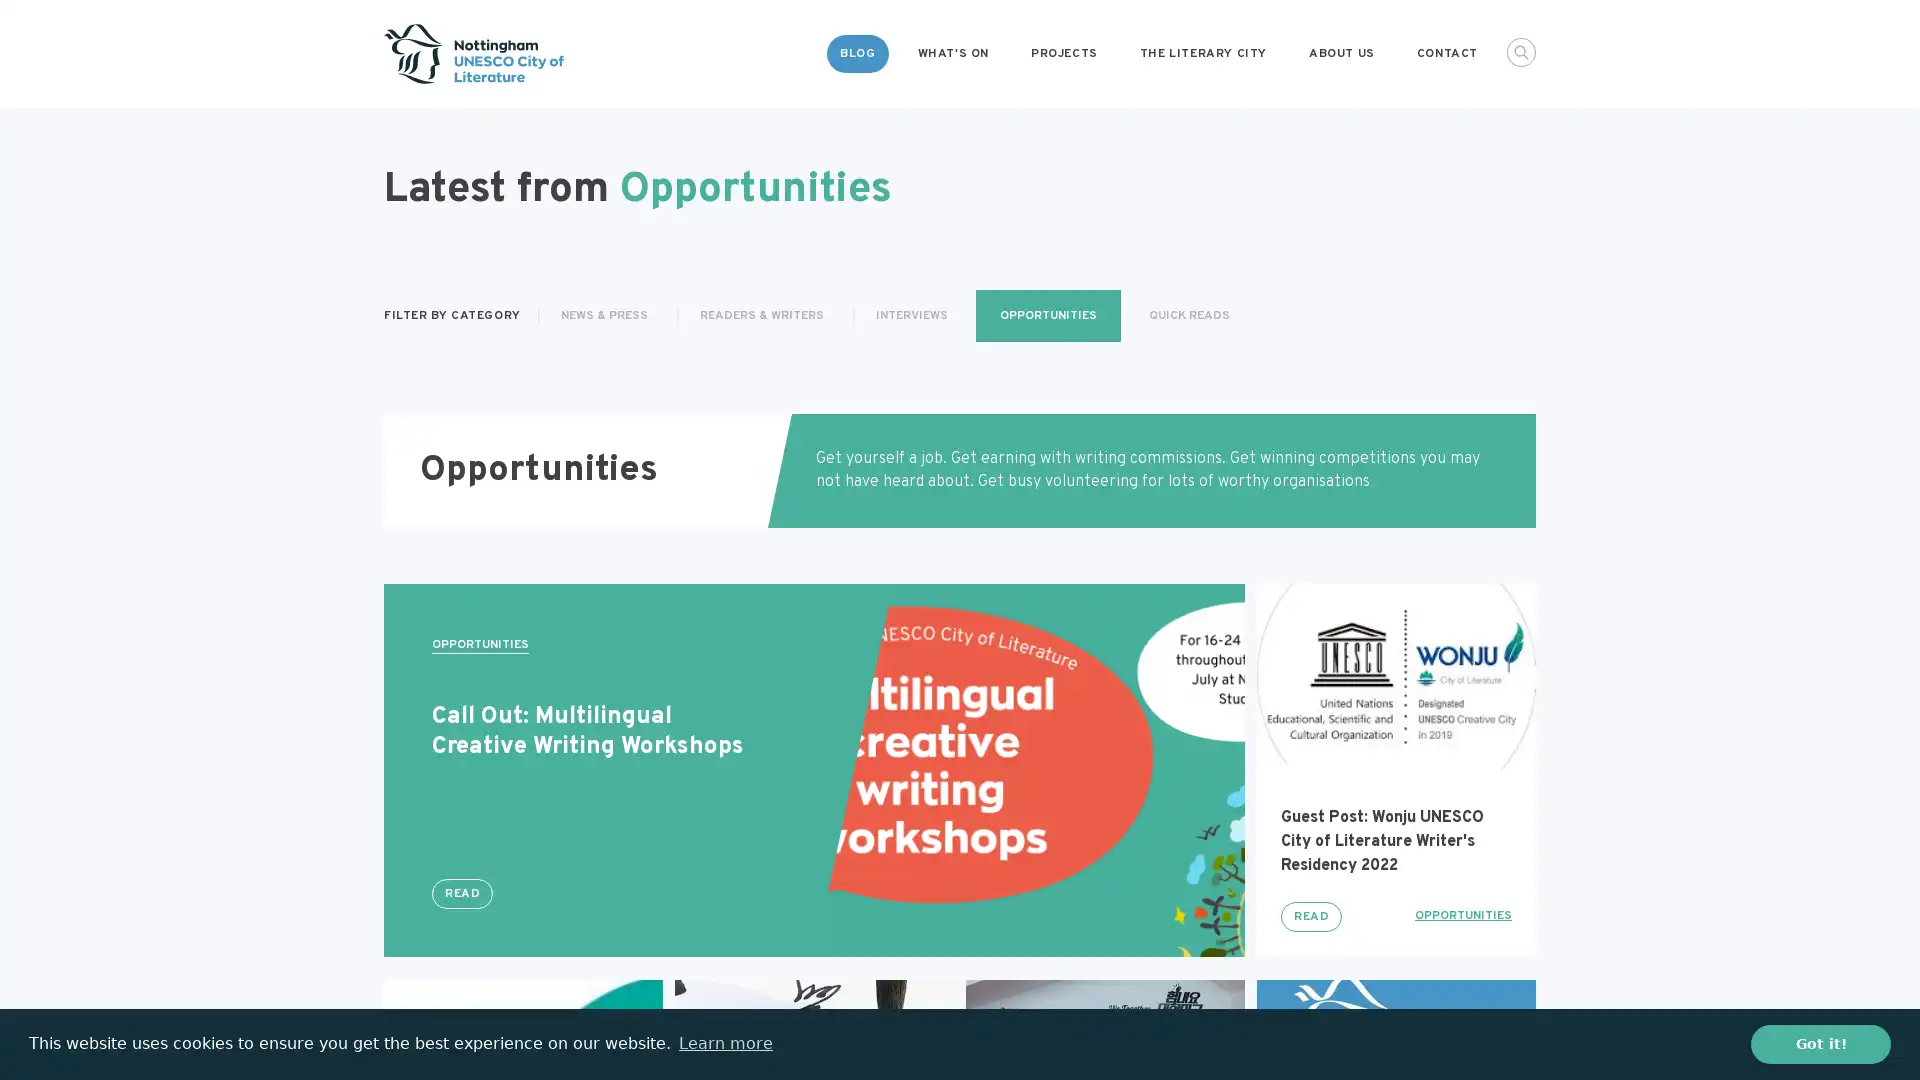 This screenshot has height=1080, width=1920. I want to click on dismiss cookie message, so click(1820, 1043).